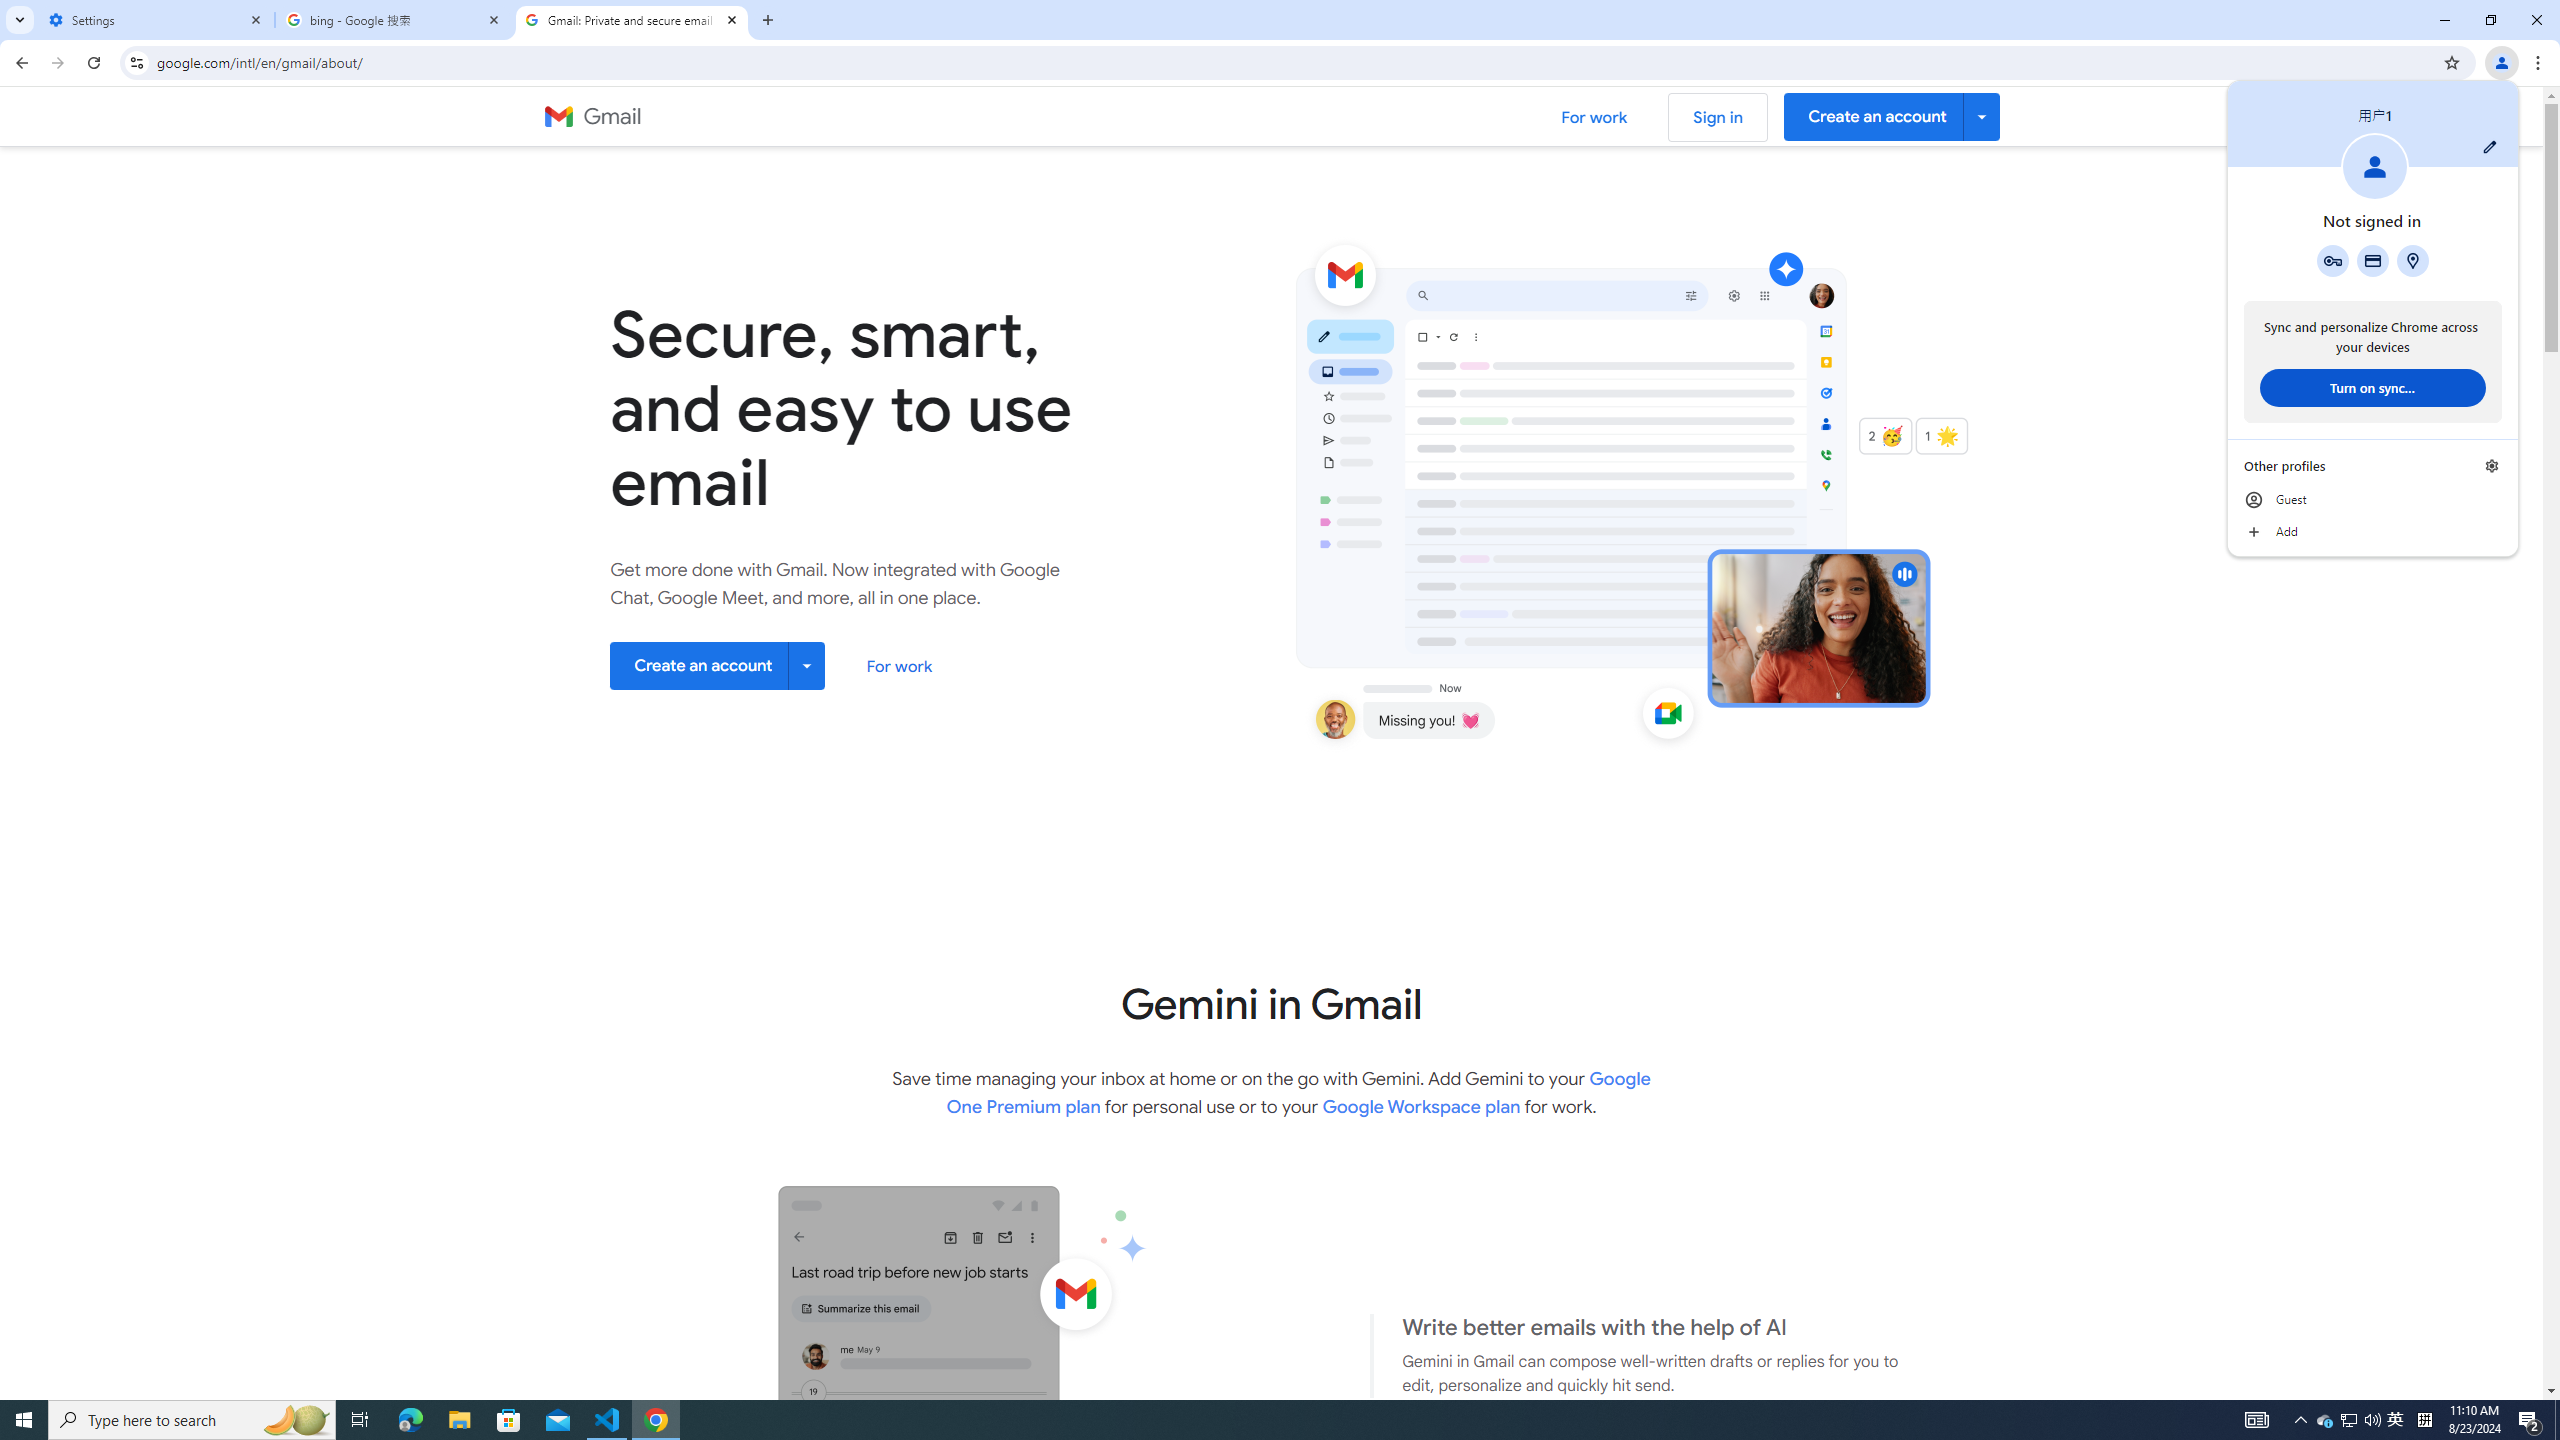 The image size is (2560, 1440). What do you see at coordinates (191, 1418) in the screenshot?
I see `'Type here to search'` at bounding box center [191, 1418].